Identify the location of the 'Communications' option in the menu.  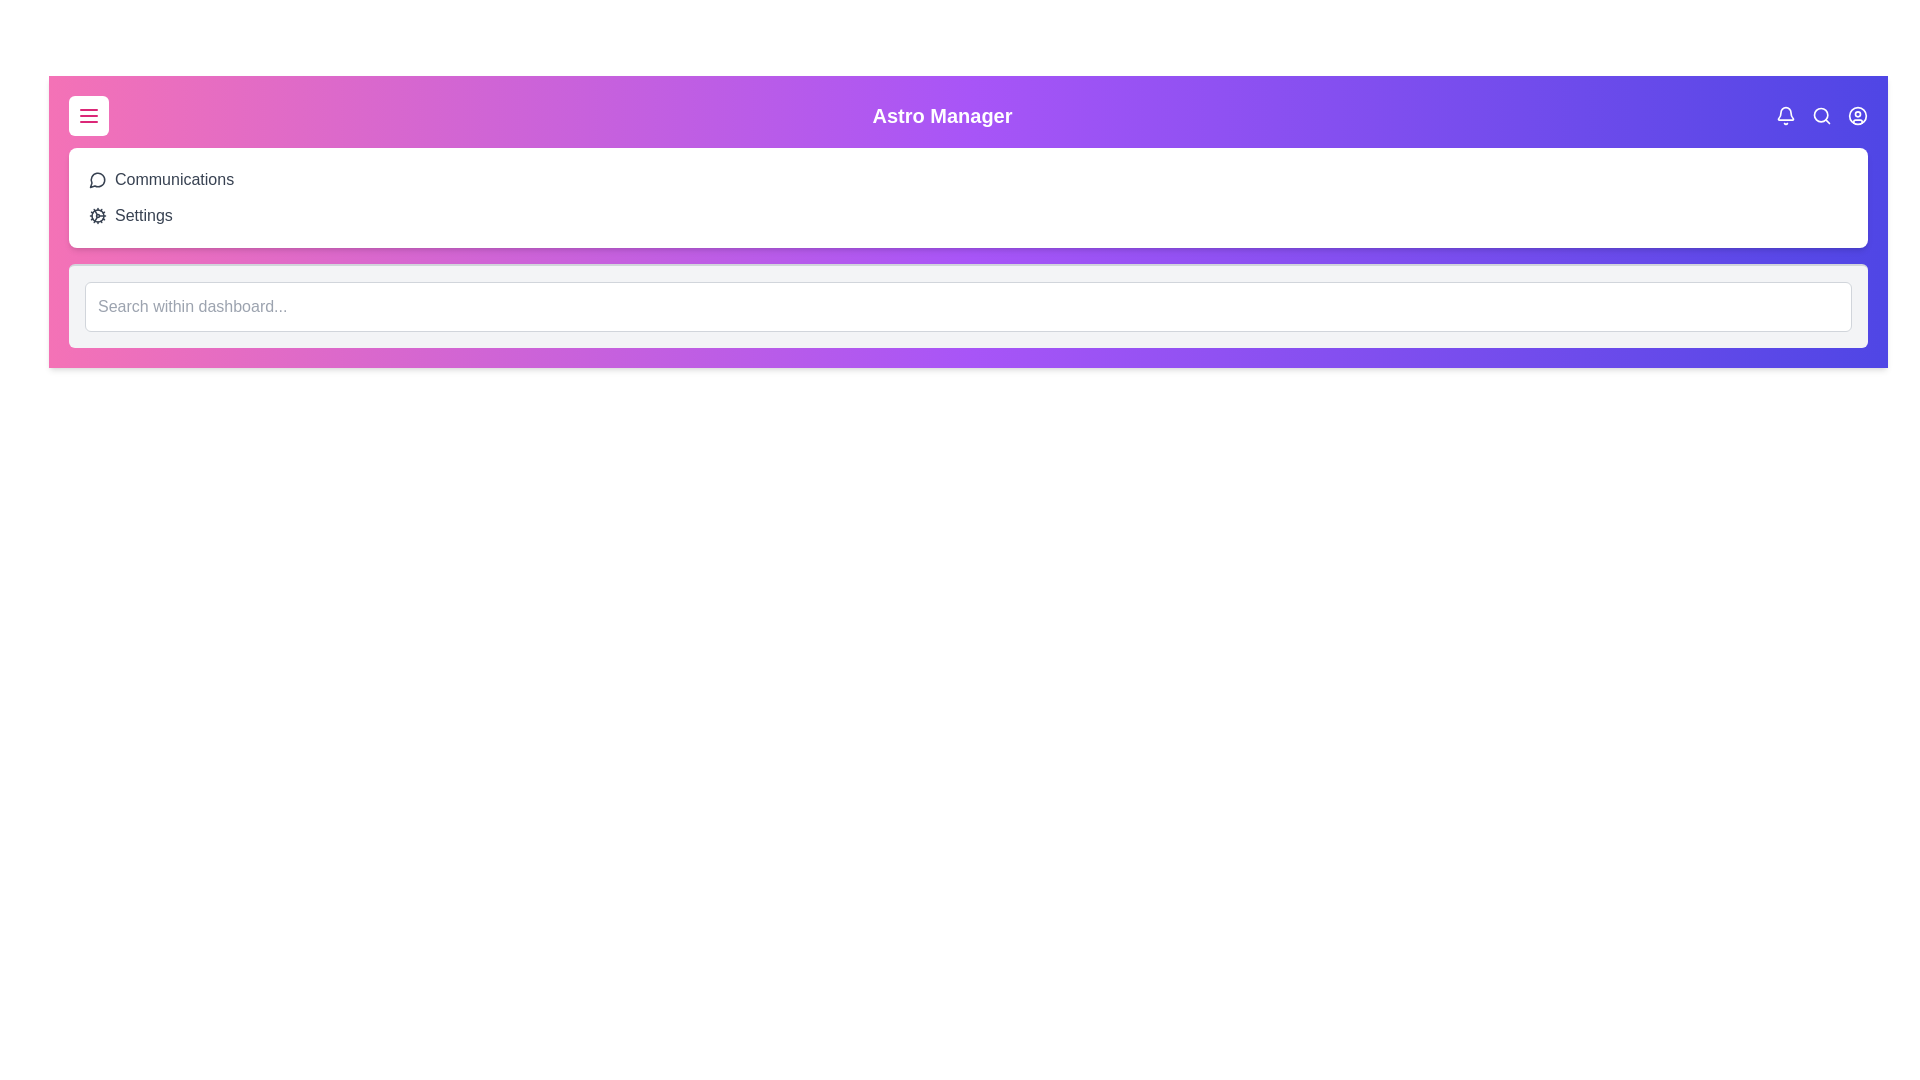
(173, 180).